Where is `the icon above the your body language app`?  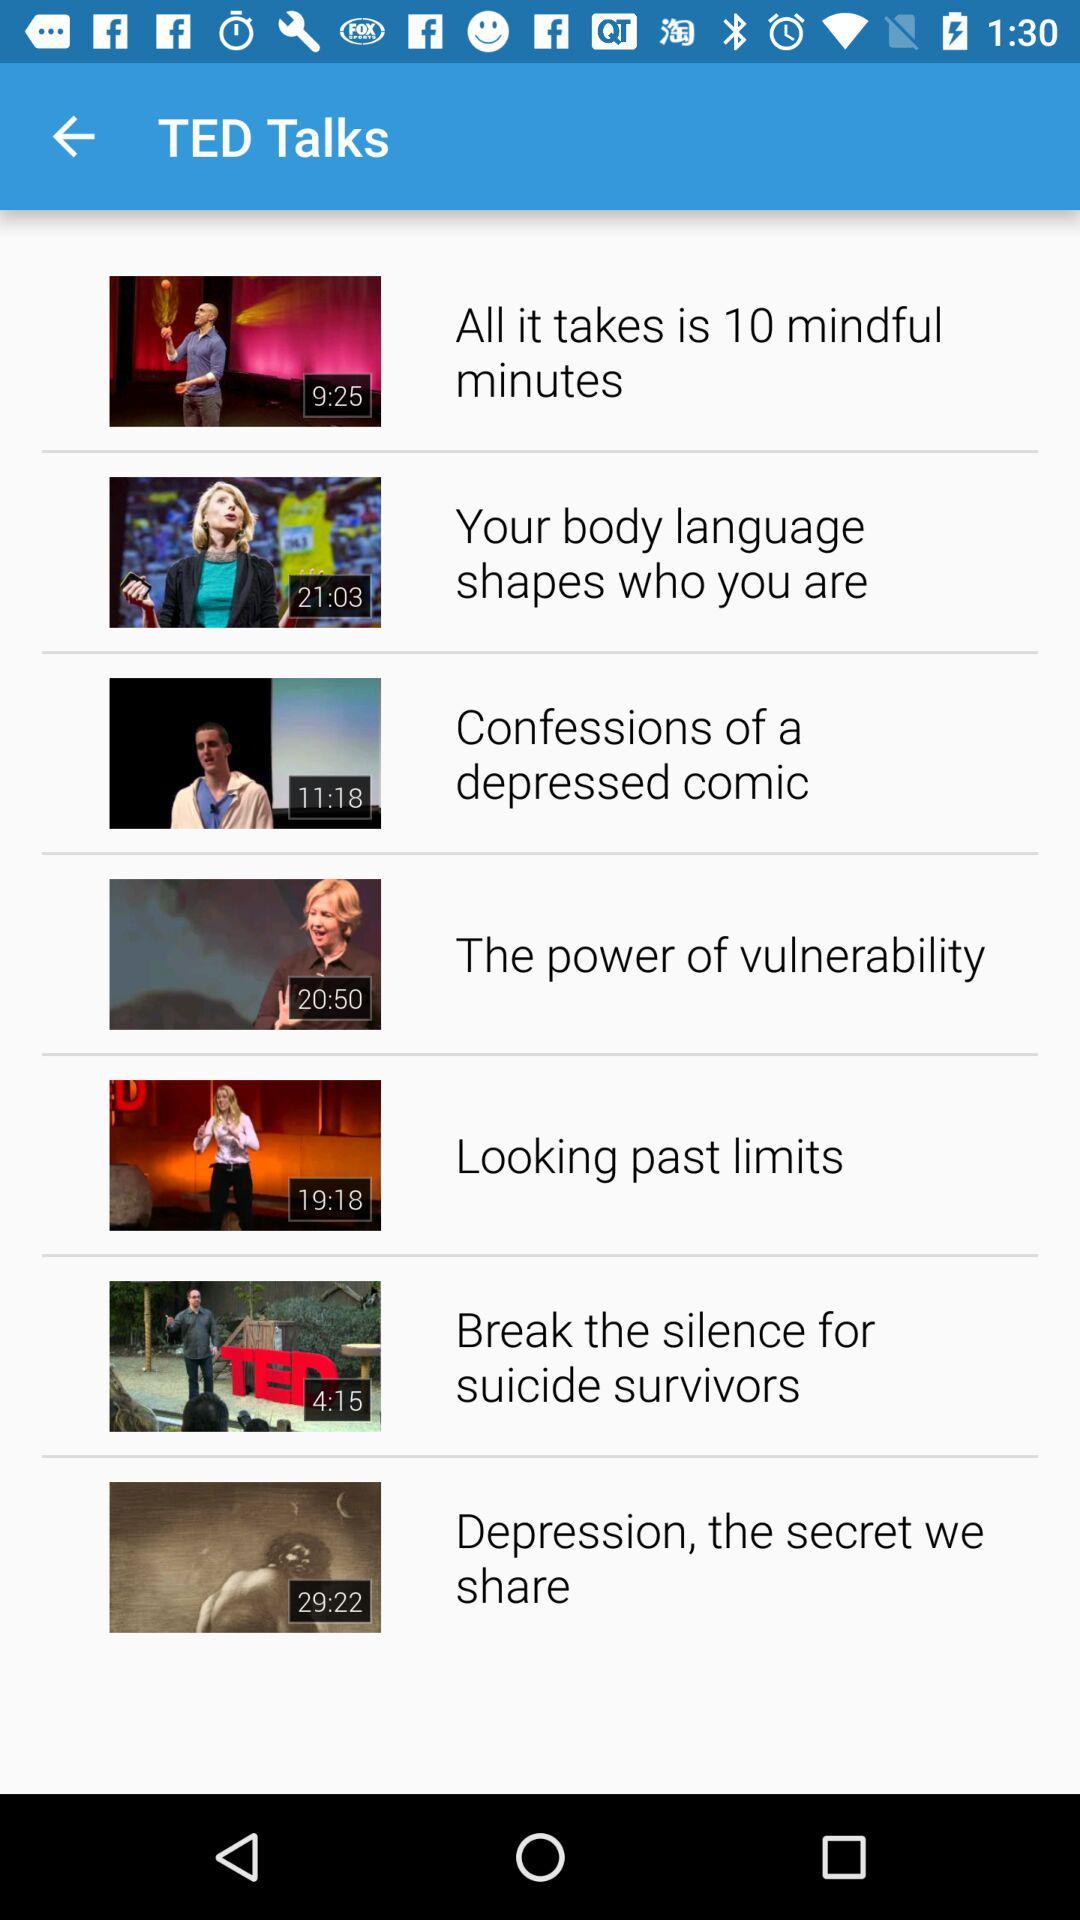 the icon above the your body language app is located at coordinates (739, 350).